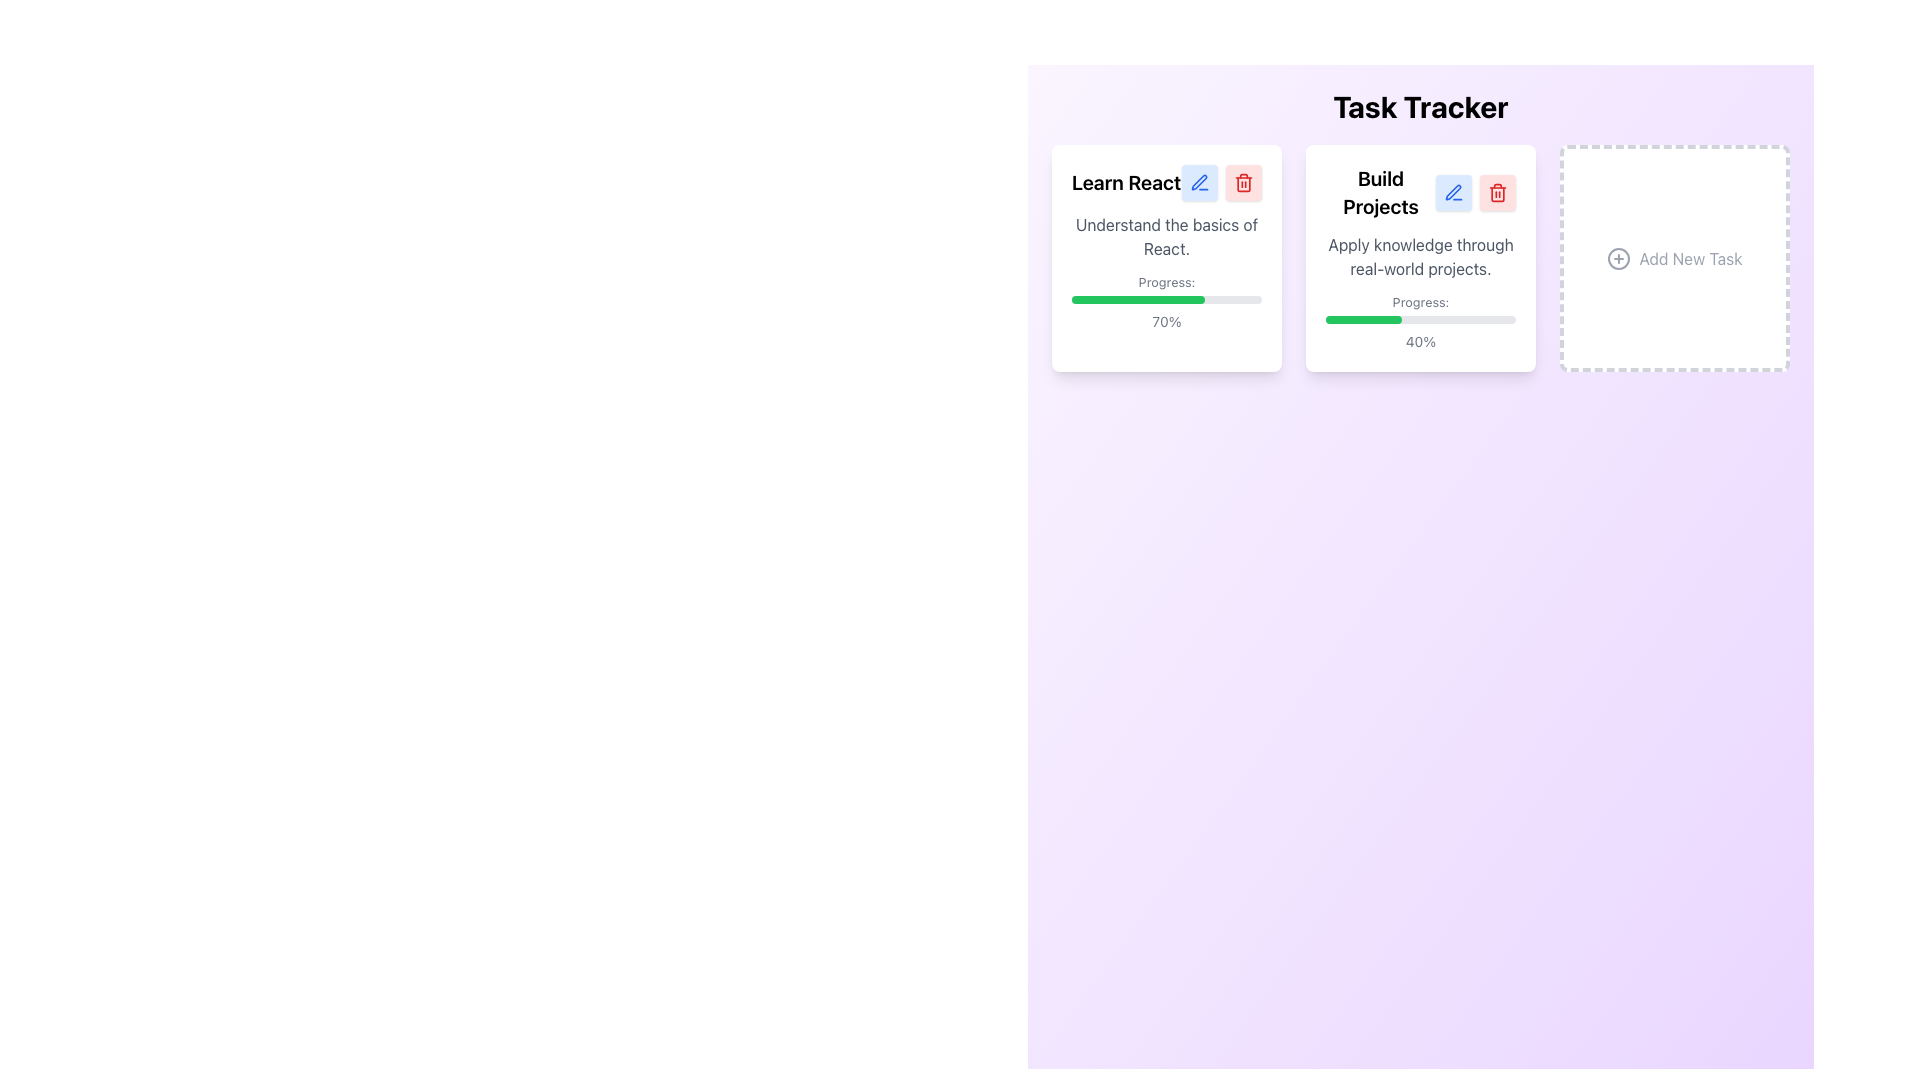 The height and width of the screenshot is (1080, 1920). What do you see at coordinates (1242, 182) in the screenshot?
I see `the red square-shaped button with a trash can icon located at the top-right corner of the 'Learn React' card` at bounding box center [1242, 182].